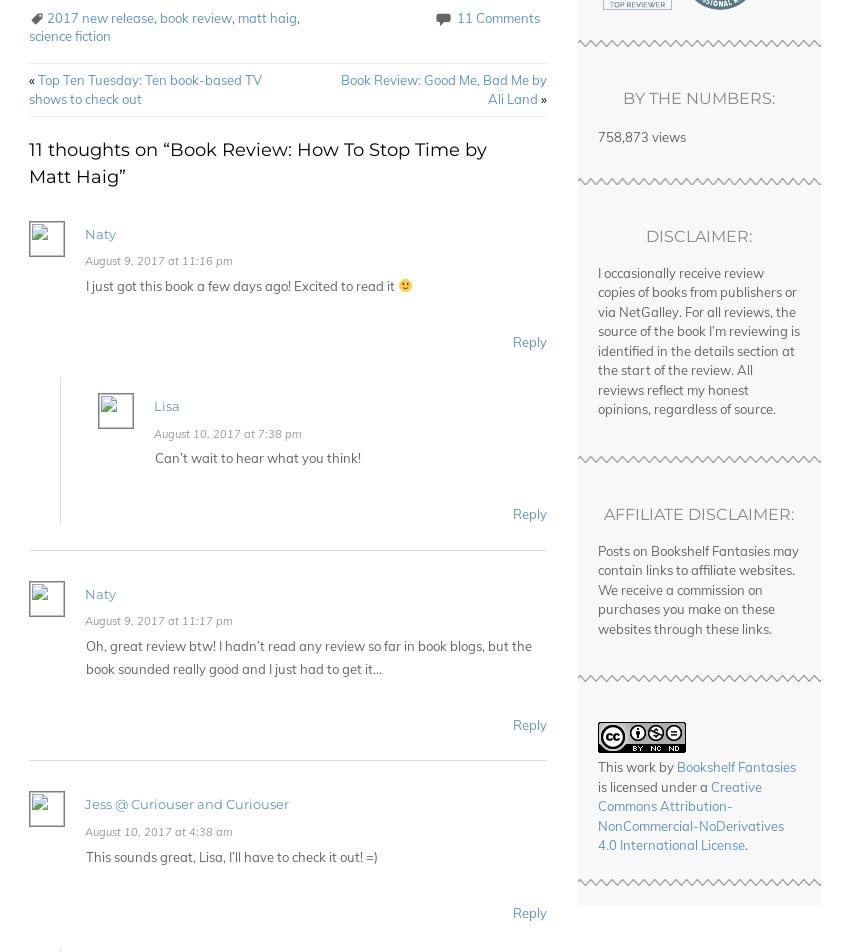  What do you see at coordinates (596, 589) in the screenshot?
I see `'Posts on Bookshelf Fantasies may contain links to affiliate websites. We receive a commission on purchases you make on these websites through these links.'` at bounding box center [596, 589].